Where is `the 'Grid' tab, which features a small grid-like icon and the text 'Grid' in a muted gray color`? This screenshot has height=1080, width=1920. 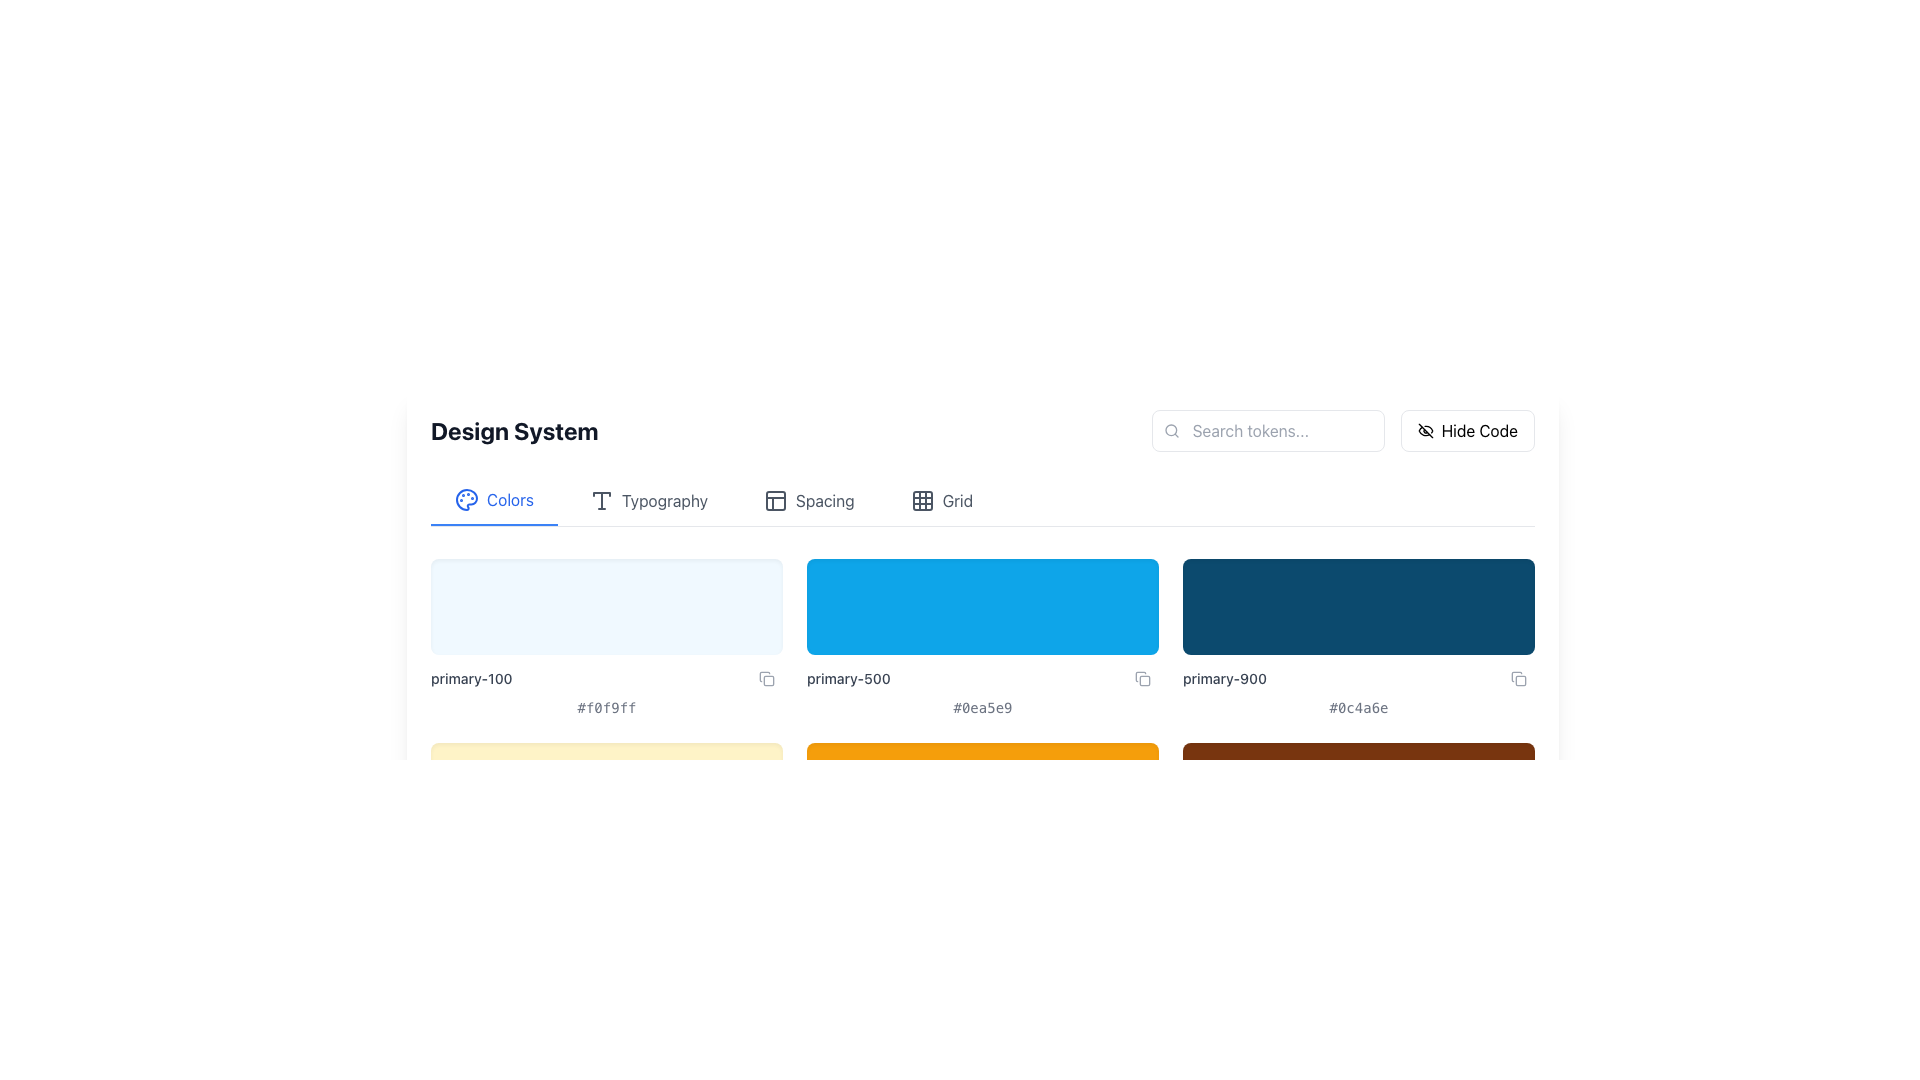
the 'Grid' tab, which features a small grid-like icon and the text 'Grid' in a muted gray color is located at coordinates (940, 500).